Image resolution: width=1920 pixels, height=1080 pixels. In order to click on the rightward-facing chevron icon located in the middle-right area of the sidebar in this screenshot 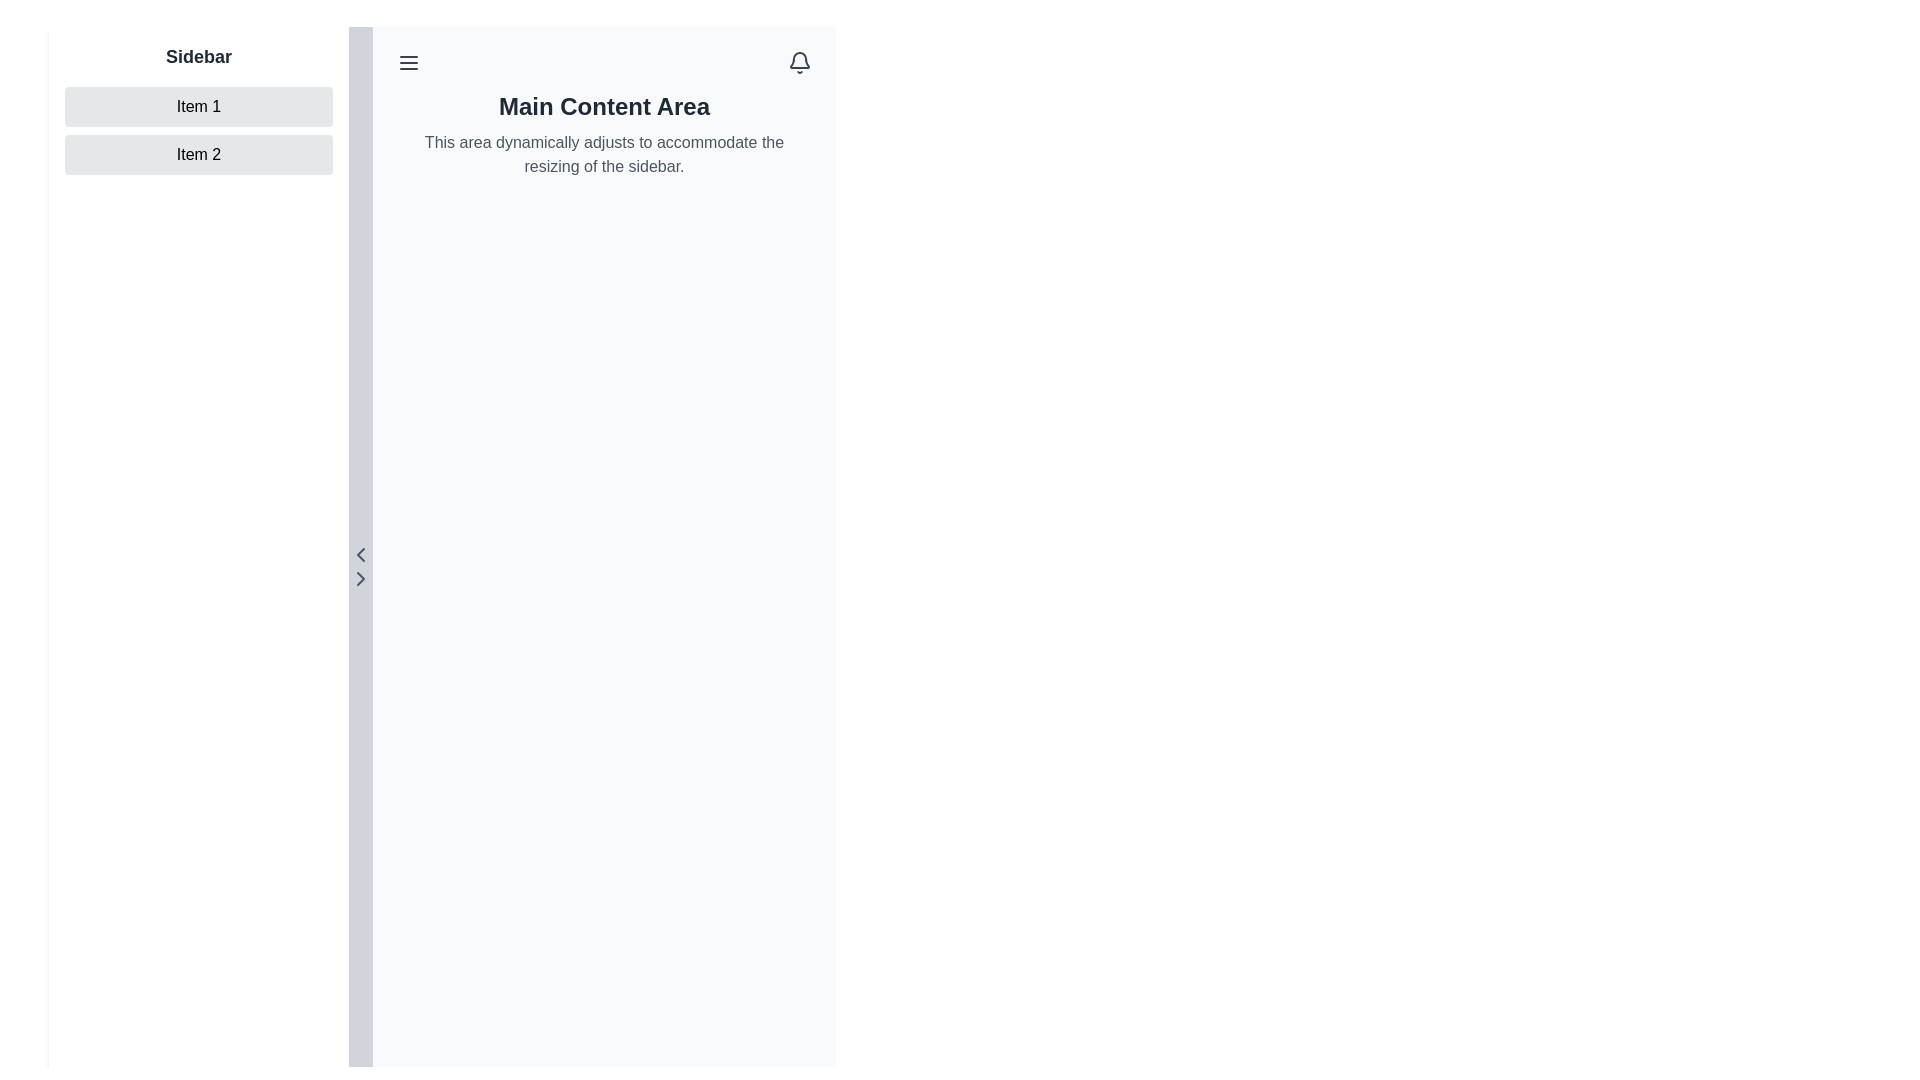, I will do `click(360, 578)`.